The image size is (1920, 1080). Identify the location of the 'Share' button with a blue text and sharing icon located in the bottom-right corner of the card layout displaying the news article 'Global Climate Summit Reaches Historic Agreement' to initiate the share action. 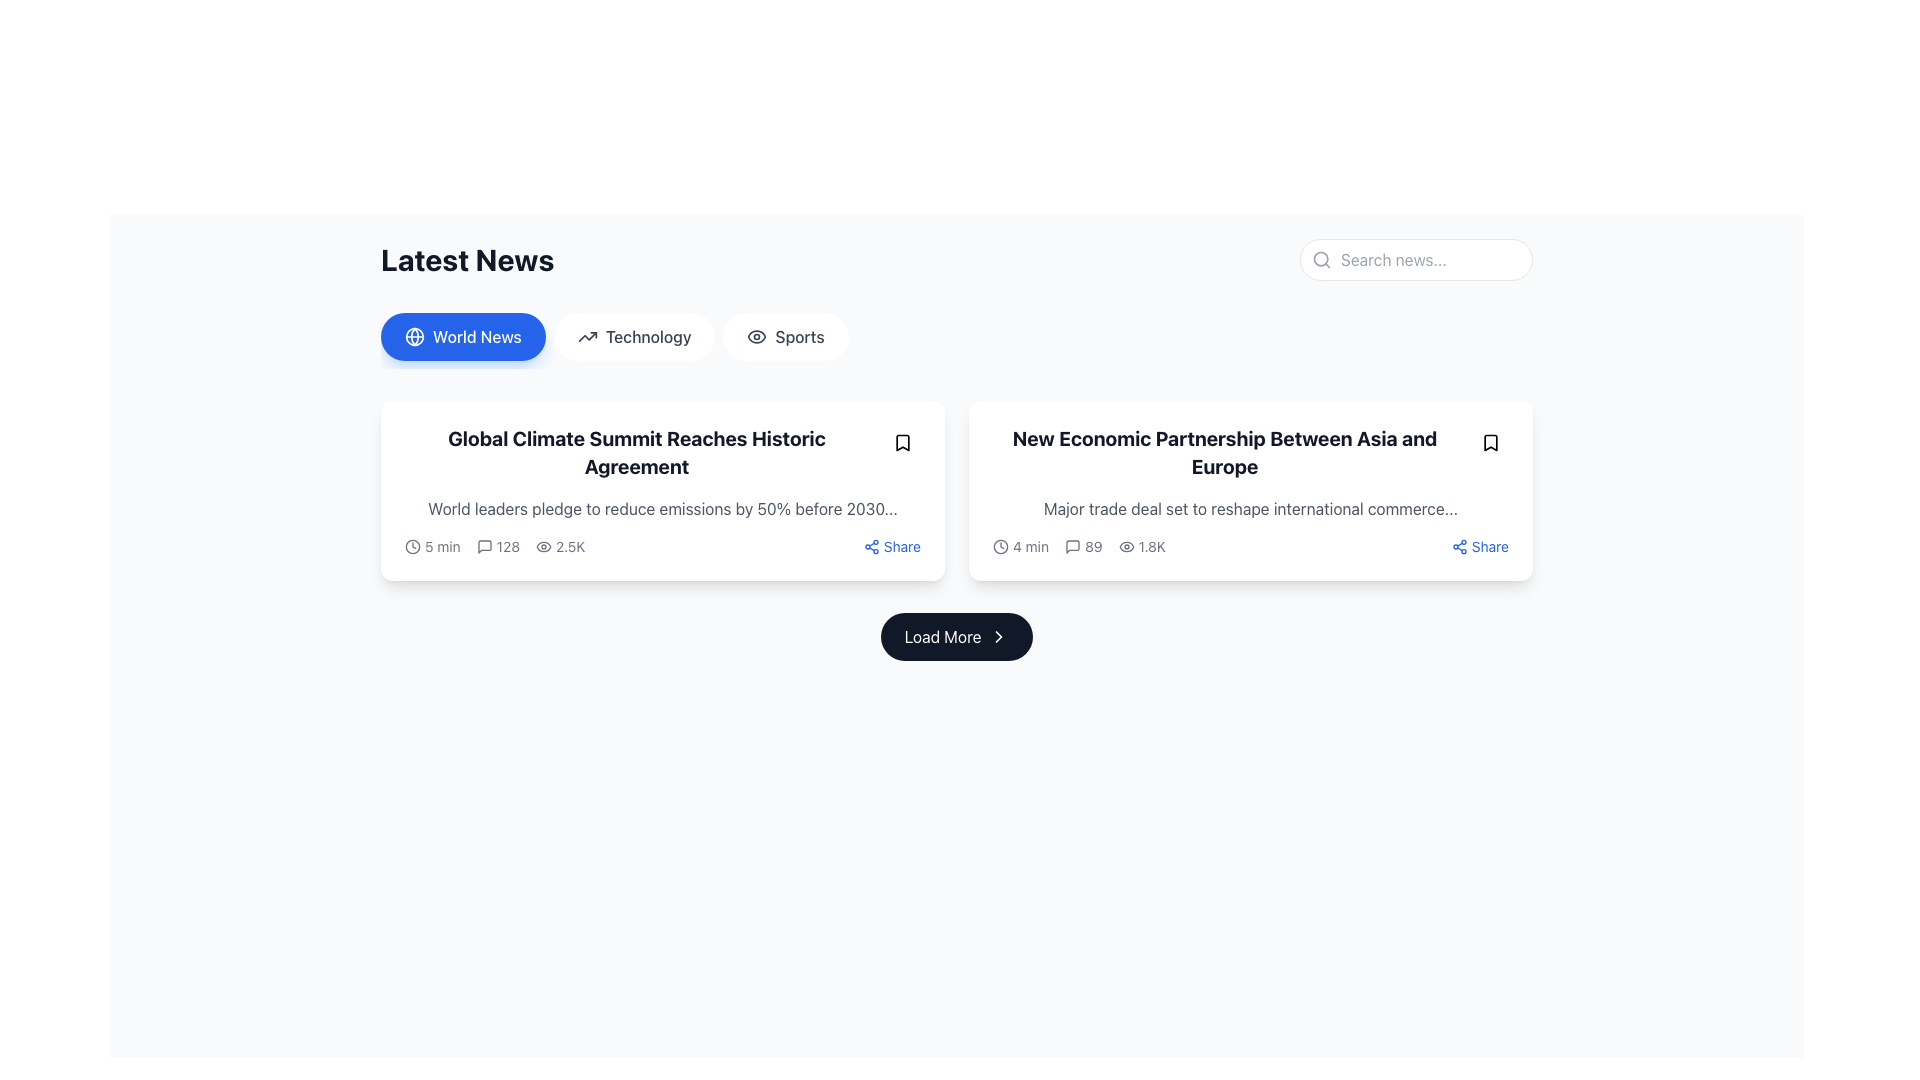
(891, 547).